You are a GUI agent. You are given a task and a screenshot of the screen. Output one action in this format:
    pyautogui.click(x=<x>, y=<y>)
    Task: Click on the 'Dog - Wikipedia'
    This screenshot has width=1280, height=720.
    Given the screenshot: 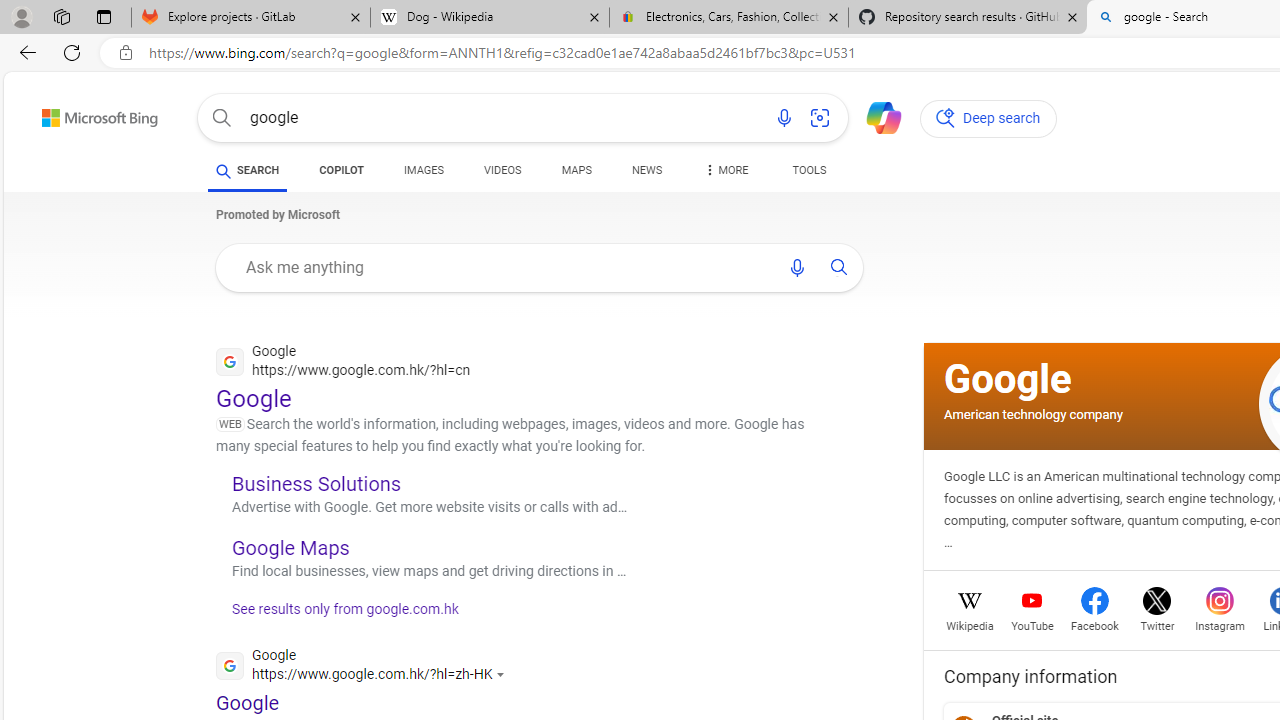 What is the action you would take?
    pyautogui.click(x=490, y=17)
    